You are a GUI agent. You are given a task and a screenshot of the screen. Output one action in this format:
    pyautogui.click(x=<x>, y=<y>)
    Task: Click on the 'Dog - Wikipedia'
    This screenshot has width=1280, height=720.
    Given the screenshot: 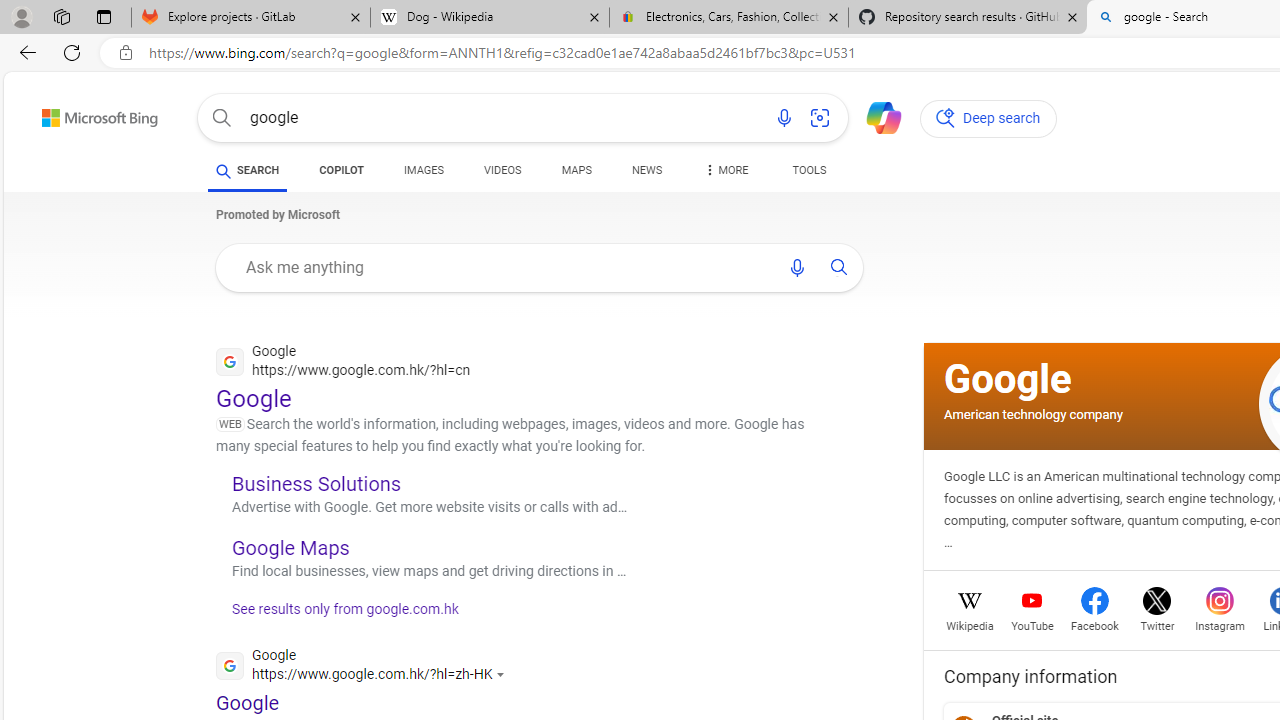 What is the action you would take?
    pyautogui.click(x=490, y=17)
    